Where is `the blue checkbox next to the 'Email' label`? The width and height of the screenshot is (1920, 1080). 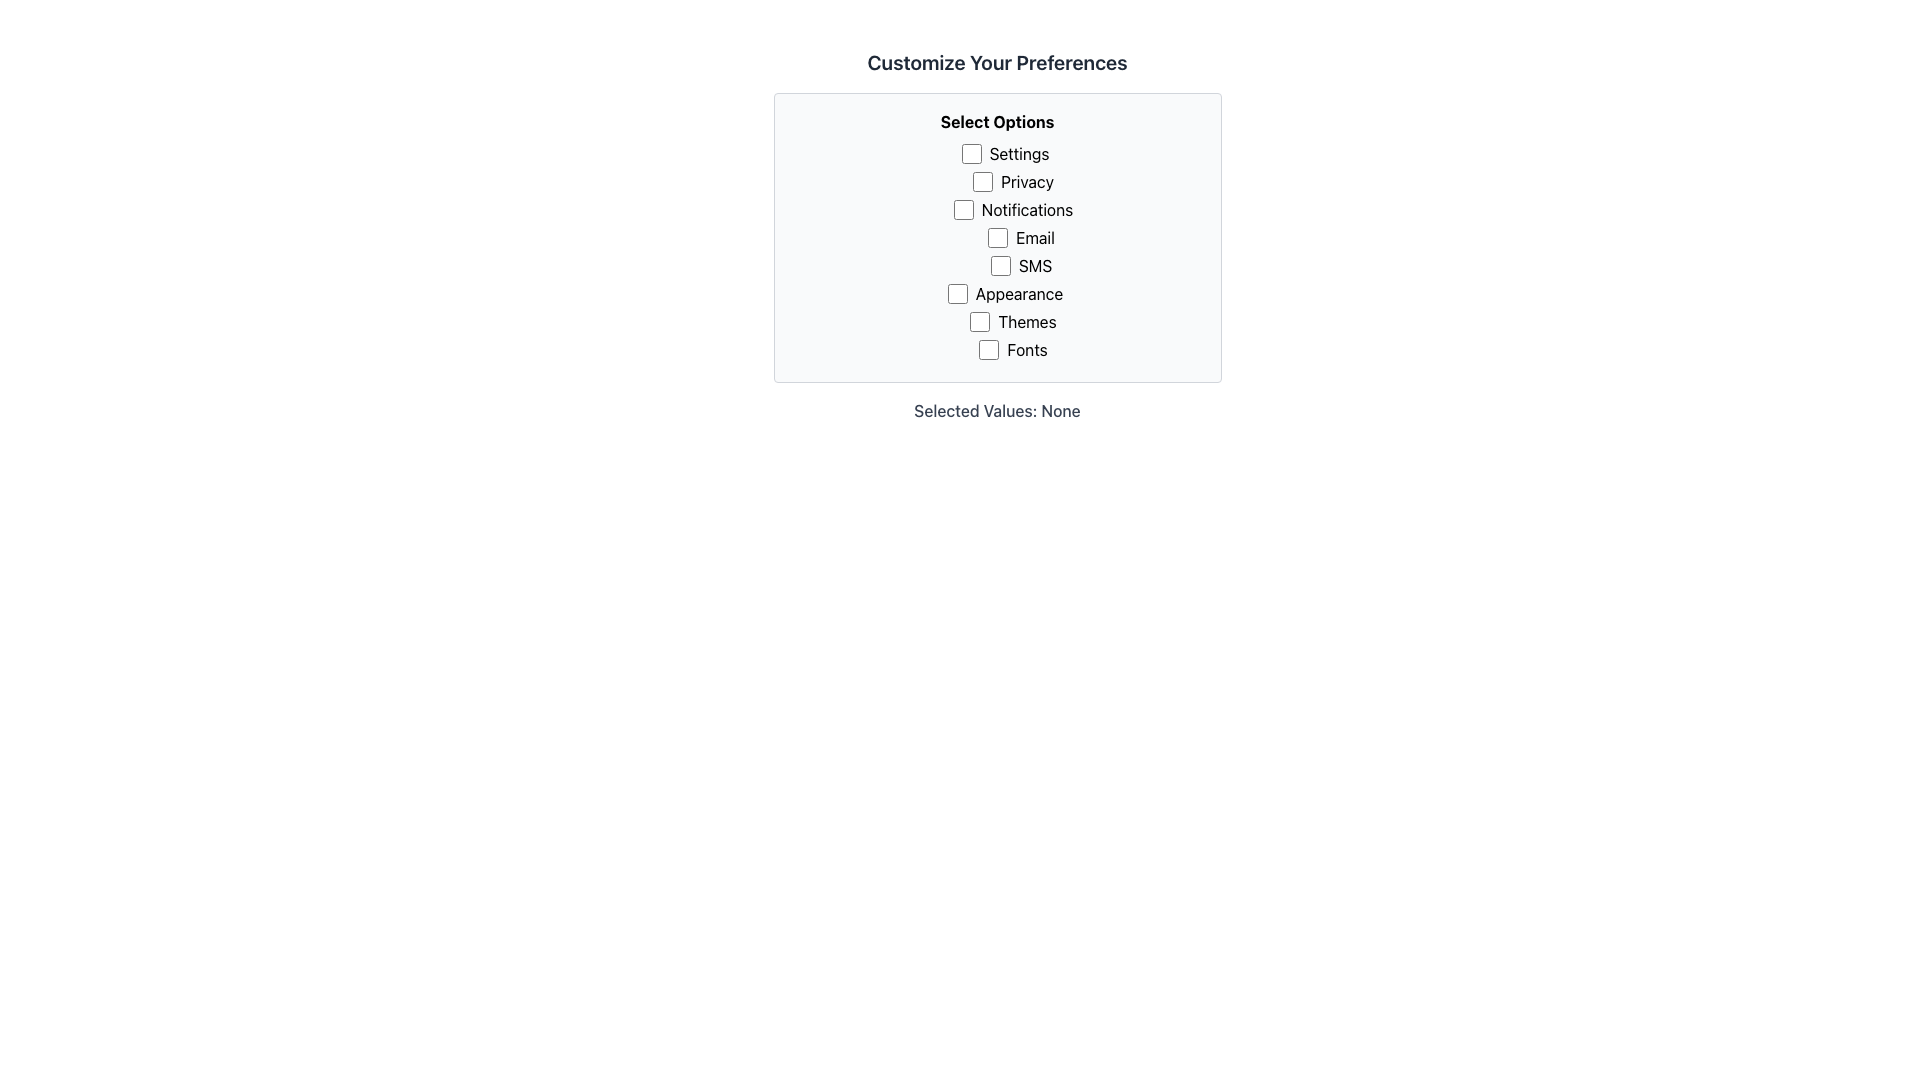 the blue checkbox next to the 'Email' label is located at coordinates (998, 237).